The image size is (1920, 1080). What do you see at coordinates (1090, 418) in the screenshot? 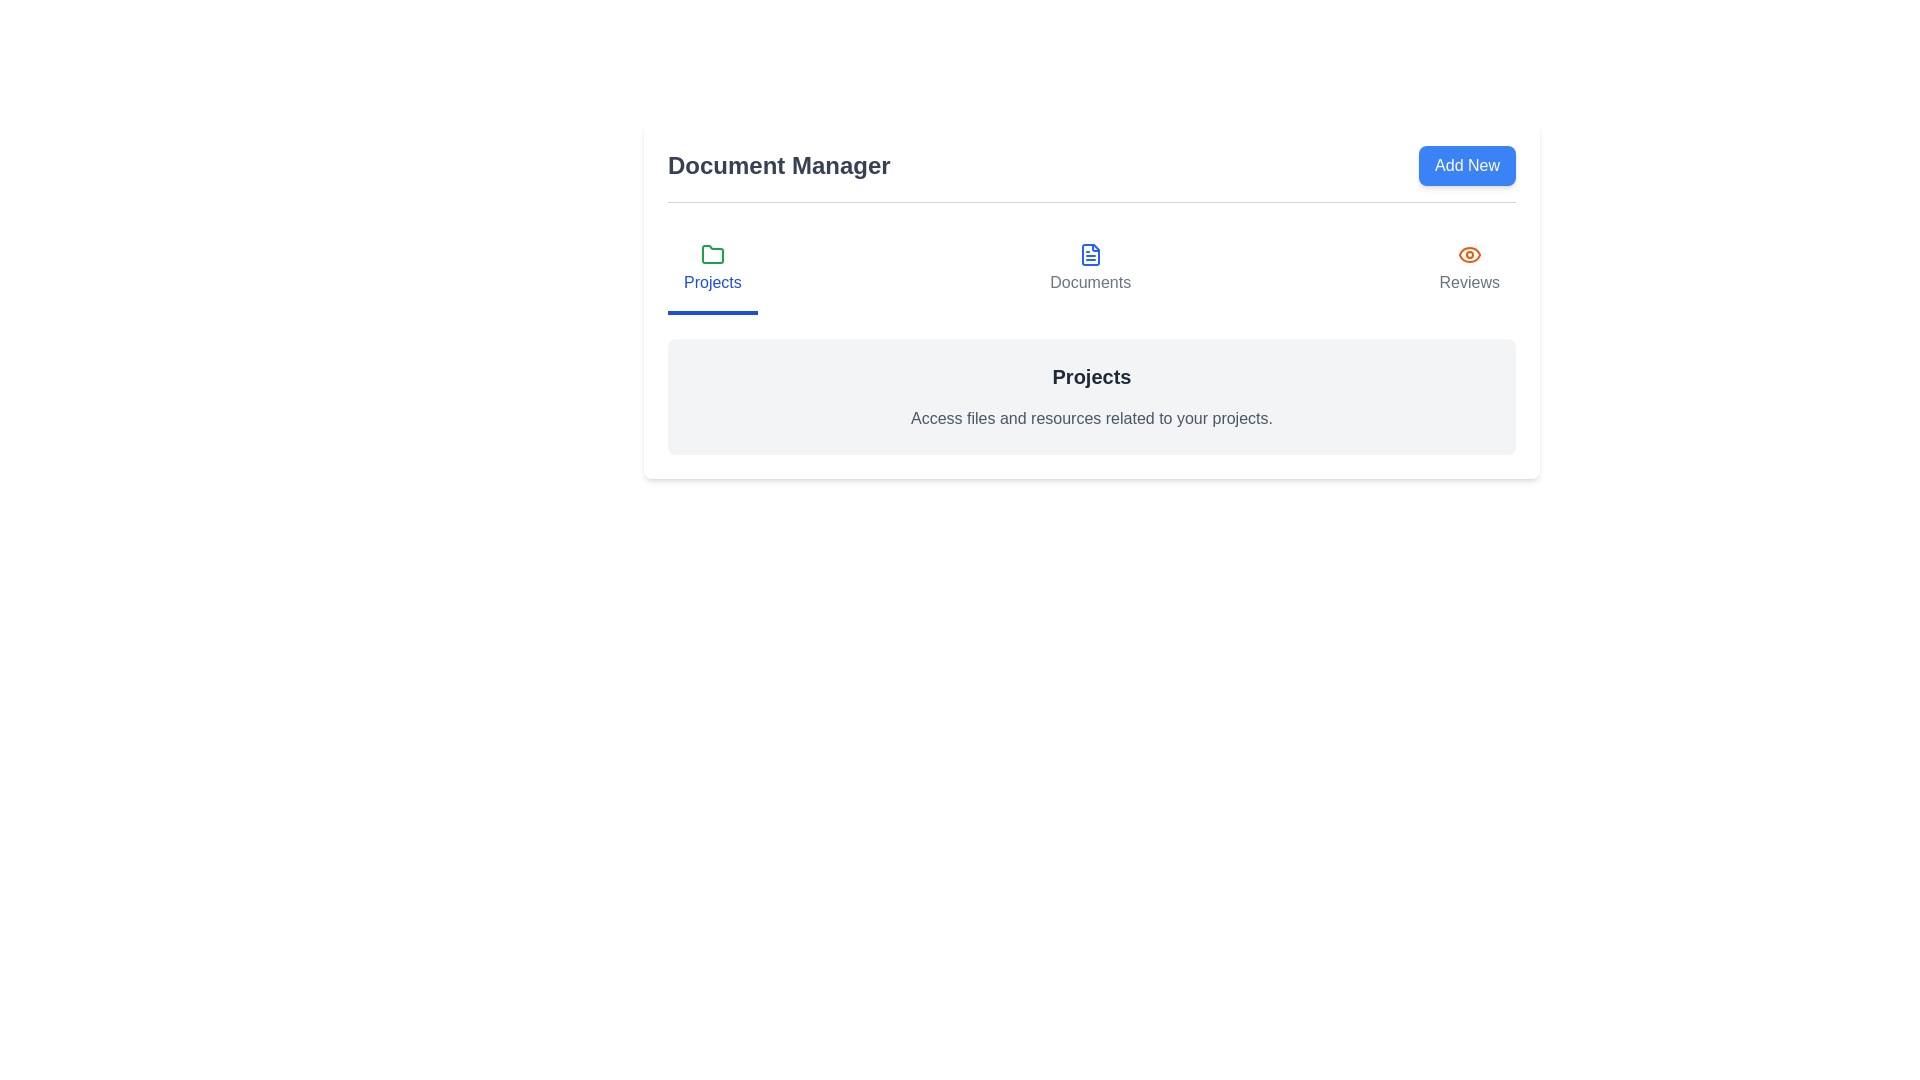
I see `the text 'Access files and resources related to your projects.' in the Projects section` at bounding box center [1090, 418].